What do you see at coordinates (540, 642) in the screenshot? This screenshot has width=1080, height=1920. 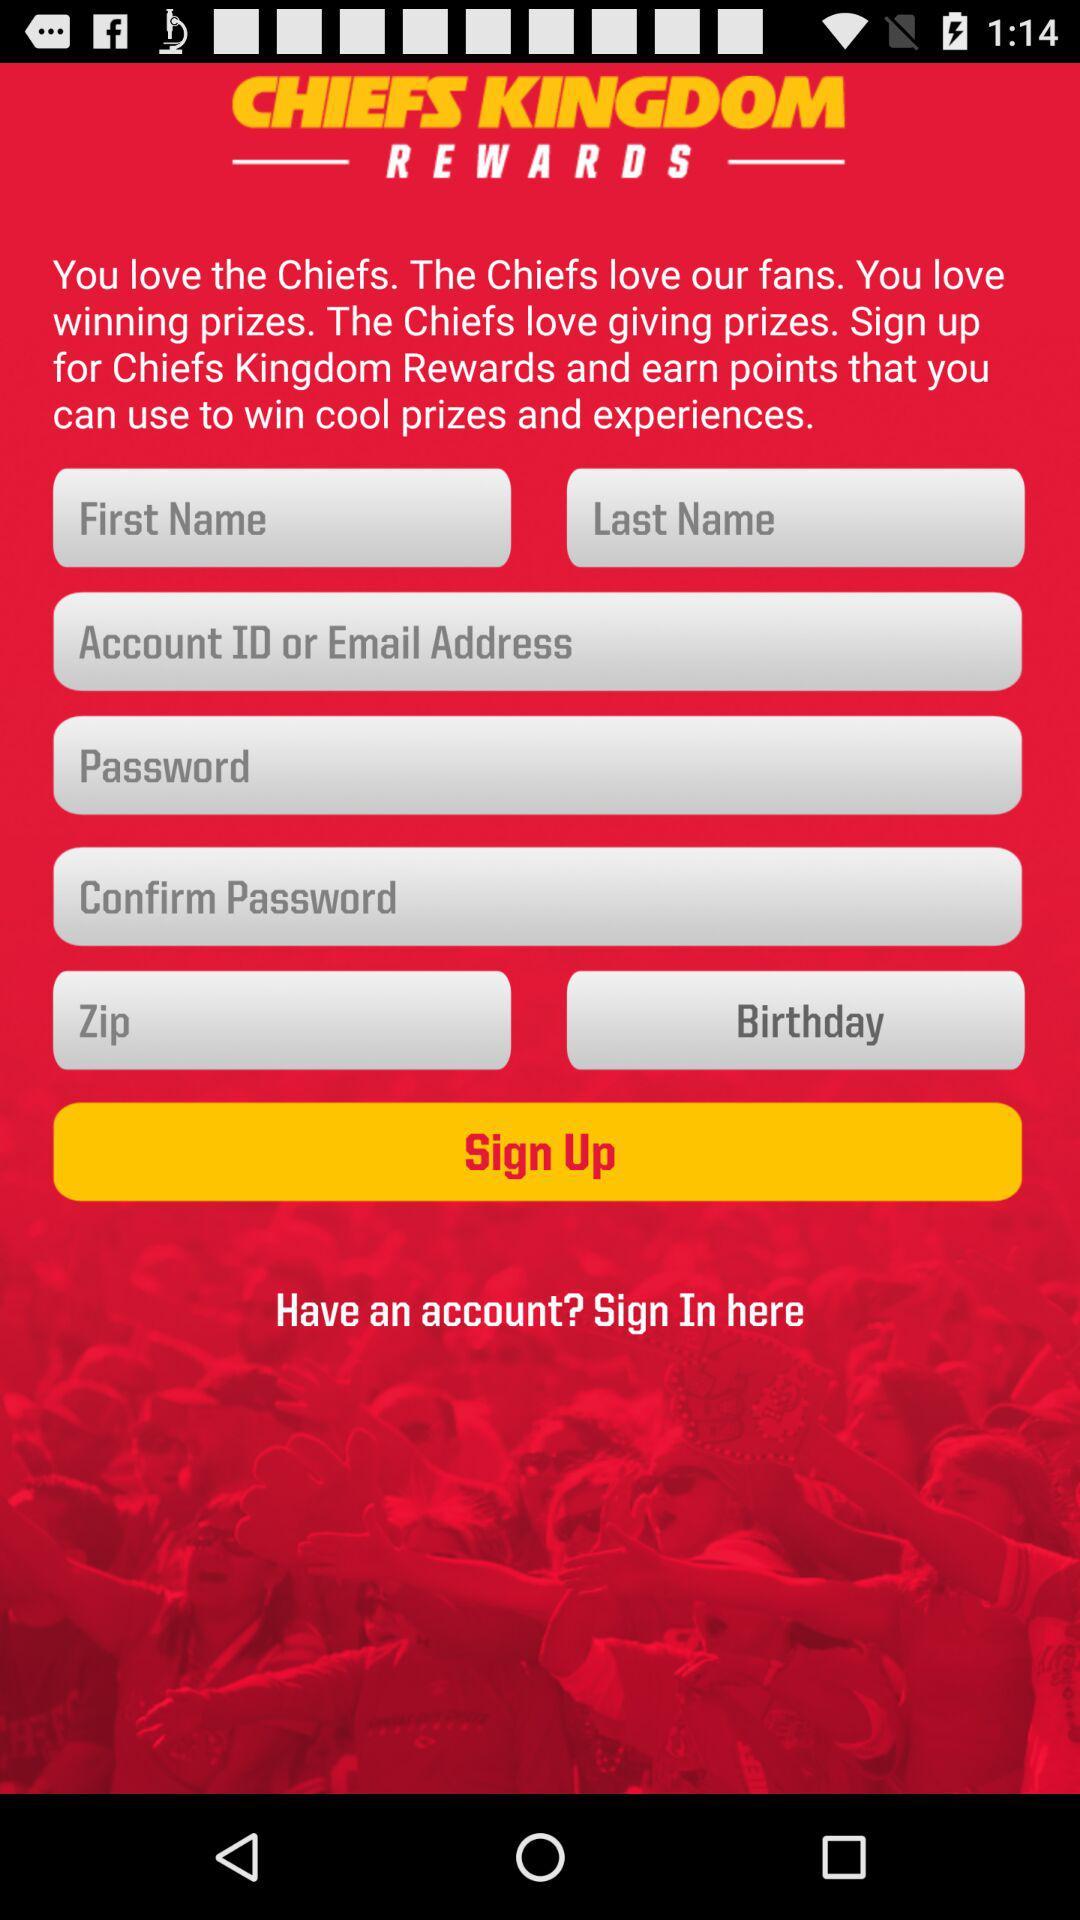 I see `input id` at bounding box center [540, 642].